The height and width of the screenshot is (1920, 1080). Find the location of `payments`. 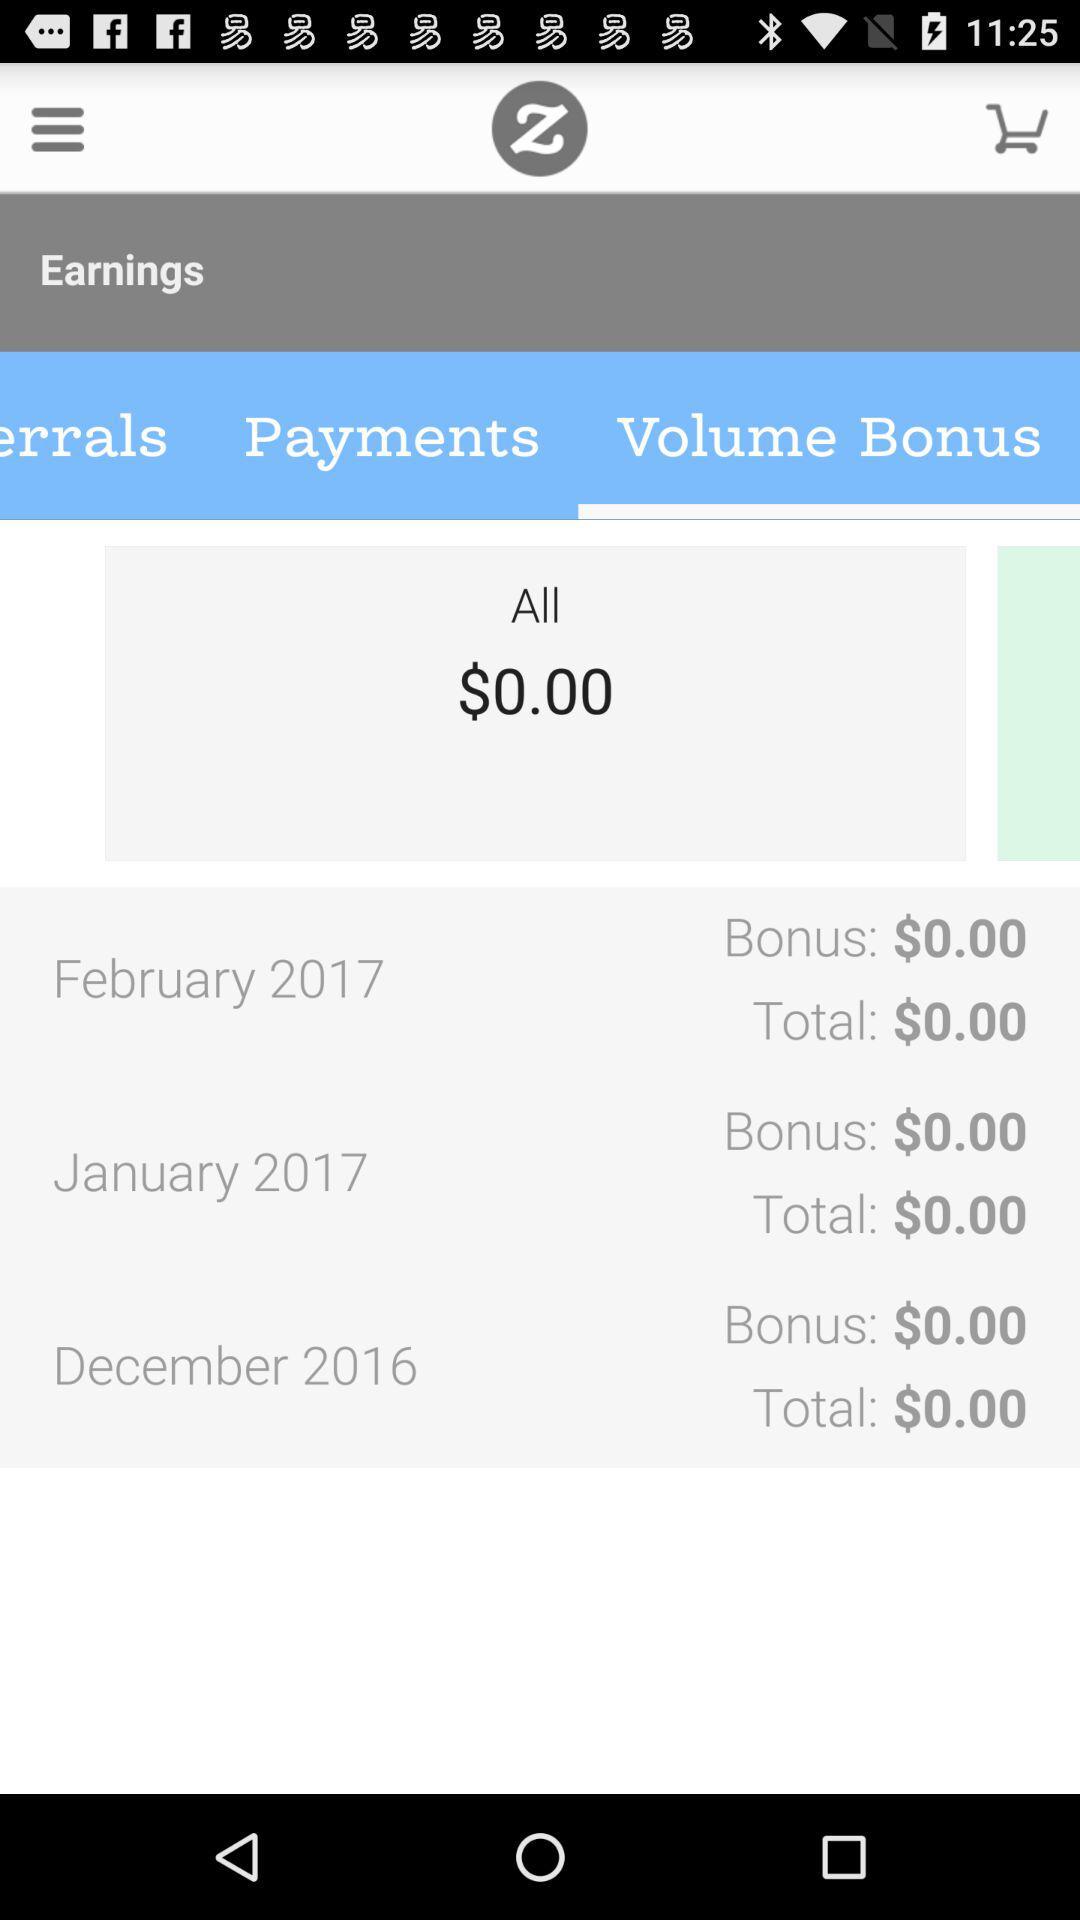

payments is located at coordinates (392, 435).